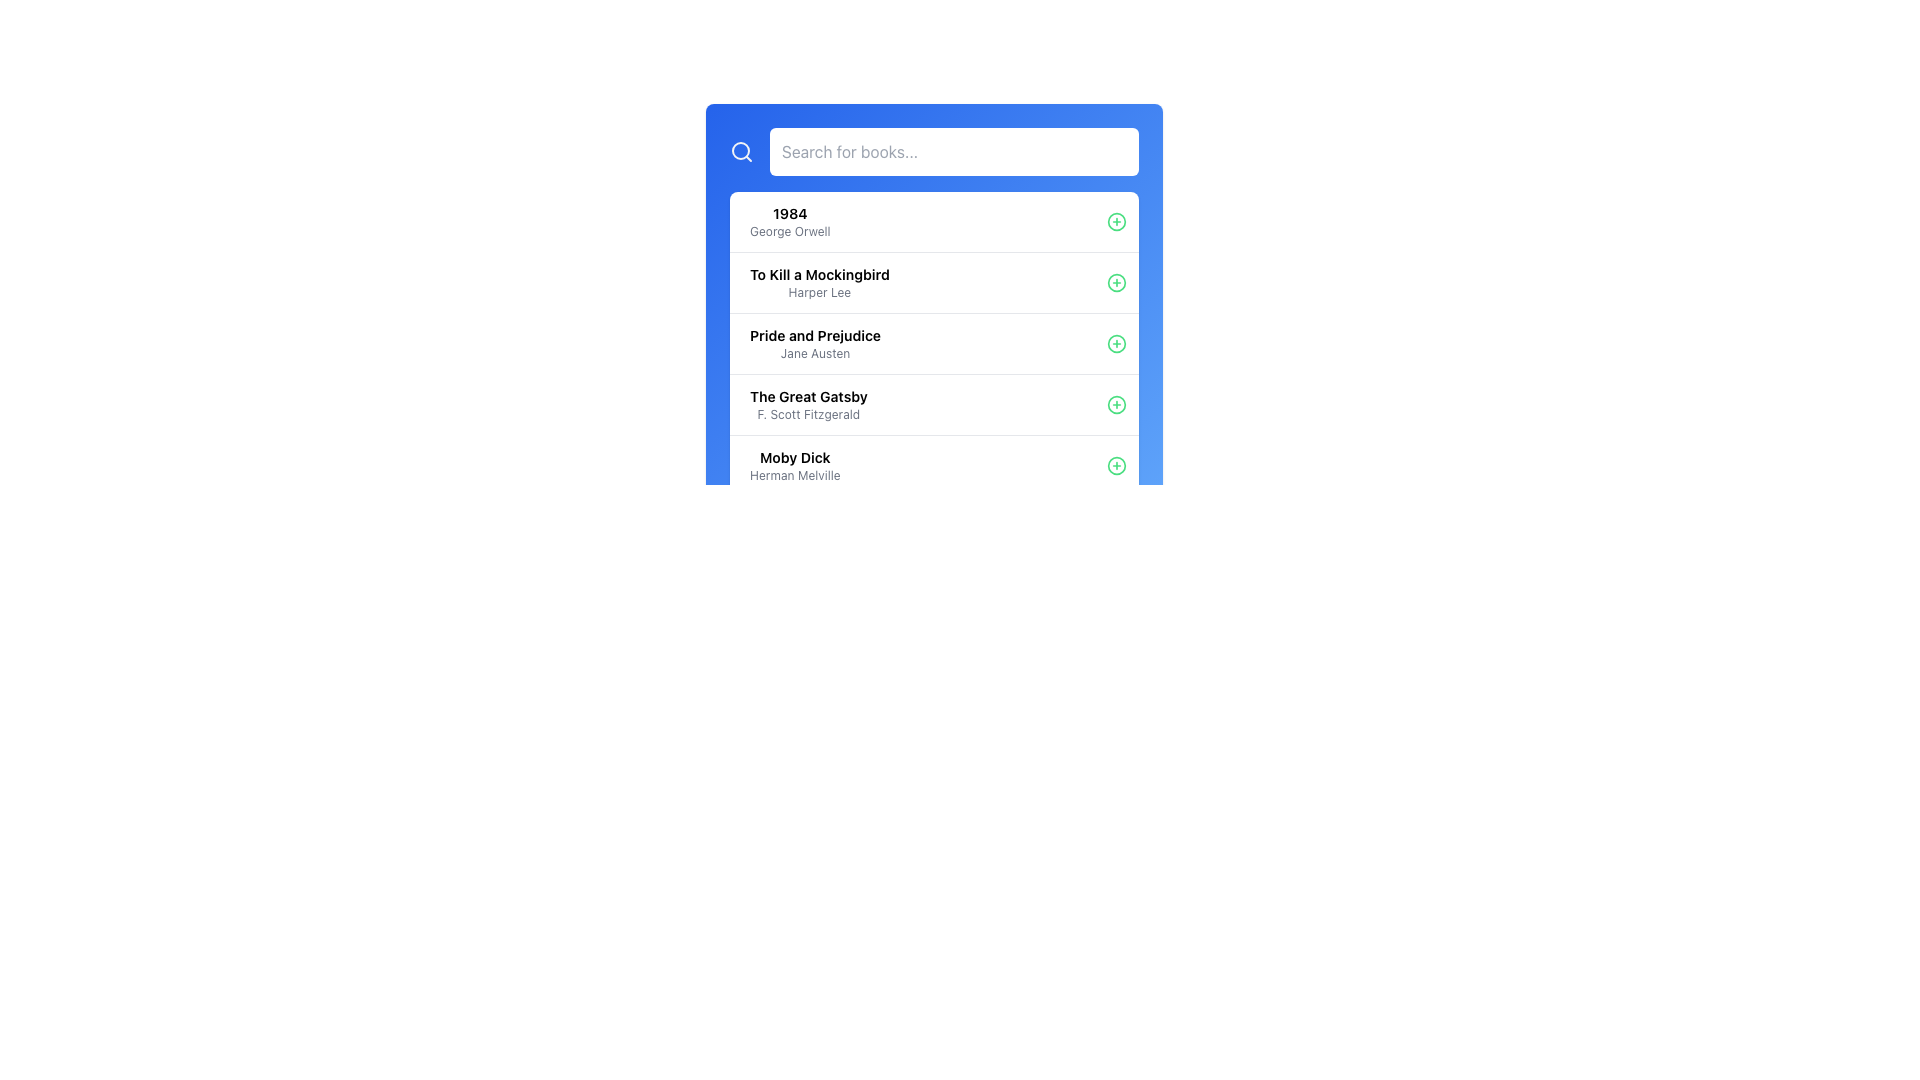 The width and height of the screenshot is (1920, 1080). What do you see at coordinates (819, 282) in the screenshot?
I see `the Text Display element that shows the book title and author's name, specifically the second item in the vertical list` at bounding box center [819, 282].